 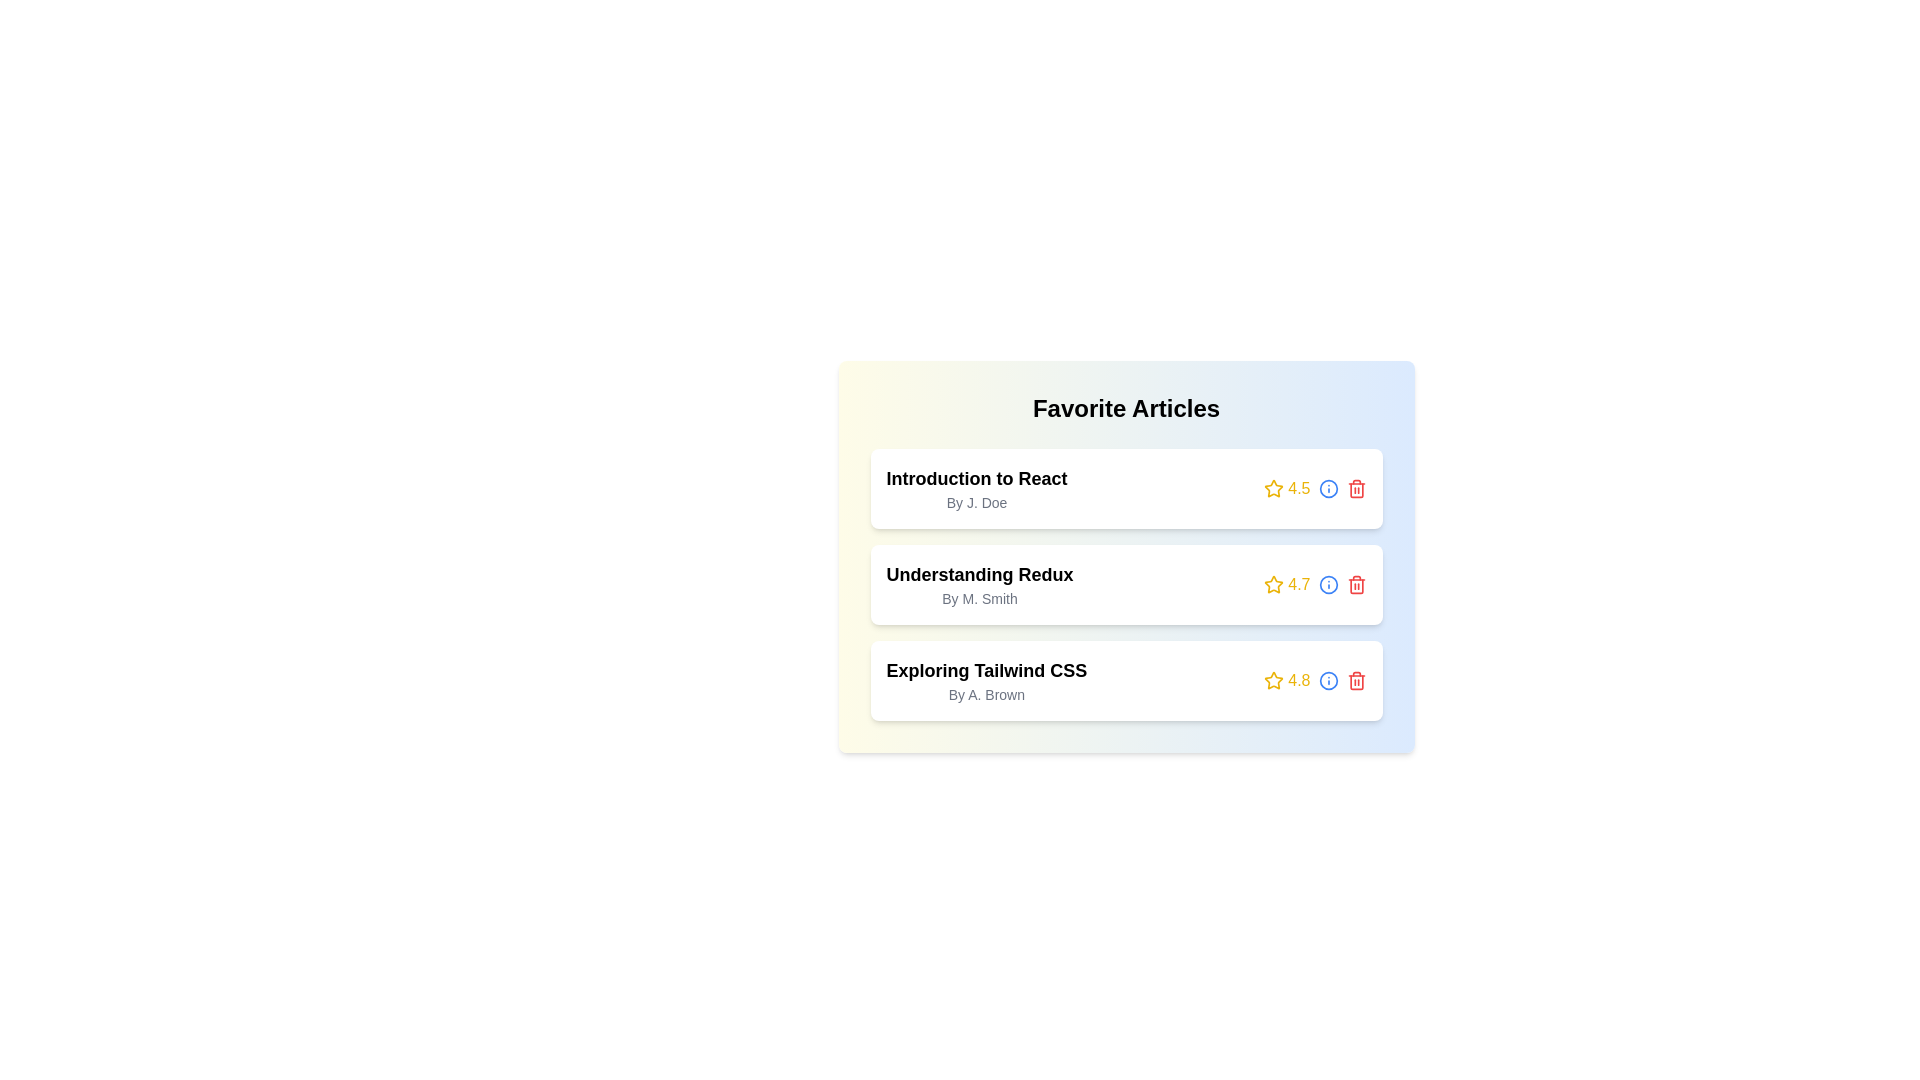 I want to click on the 'info' icon next to the article titled 'Introduction to React' to view its details, so click(x=1328, y=489).